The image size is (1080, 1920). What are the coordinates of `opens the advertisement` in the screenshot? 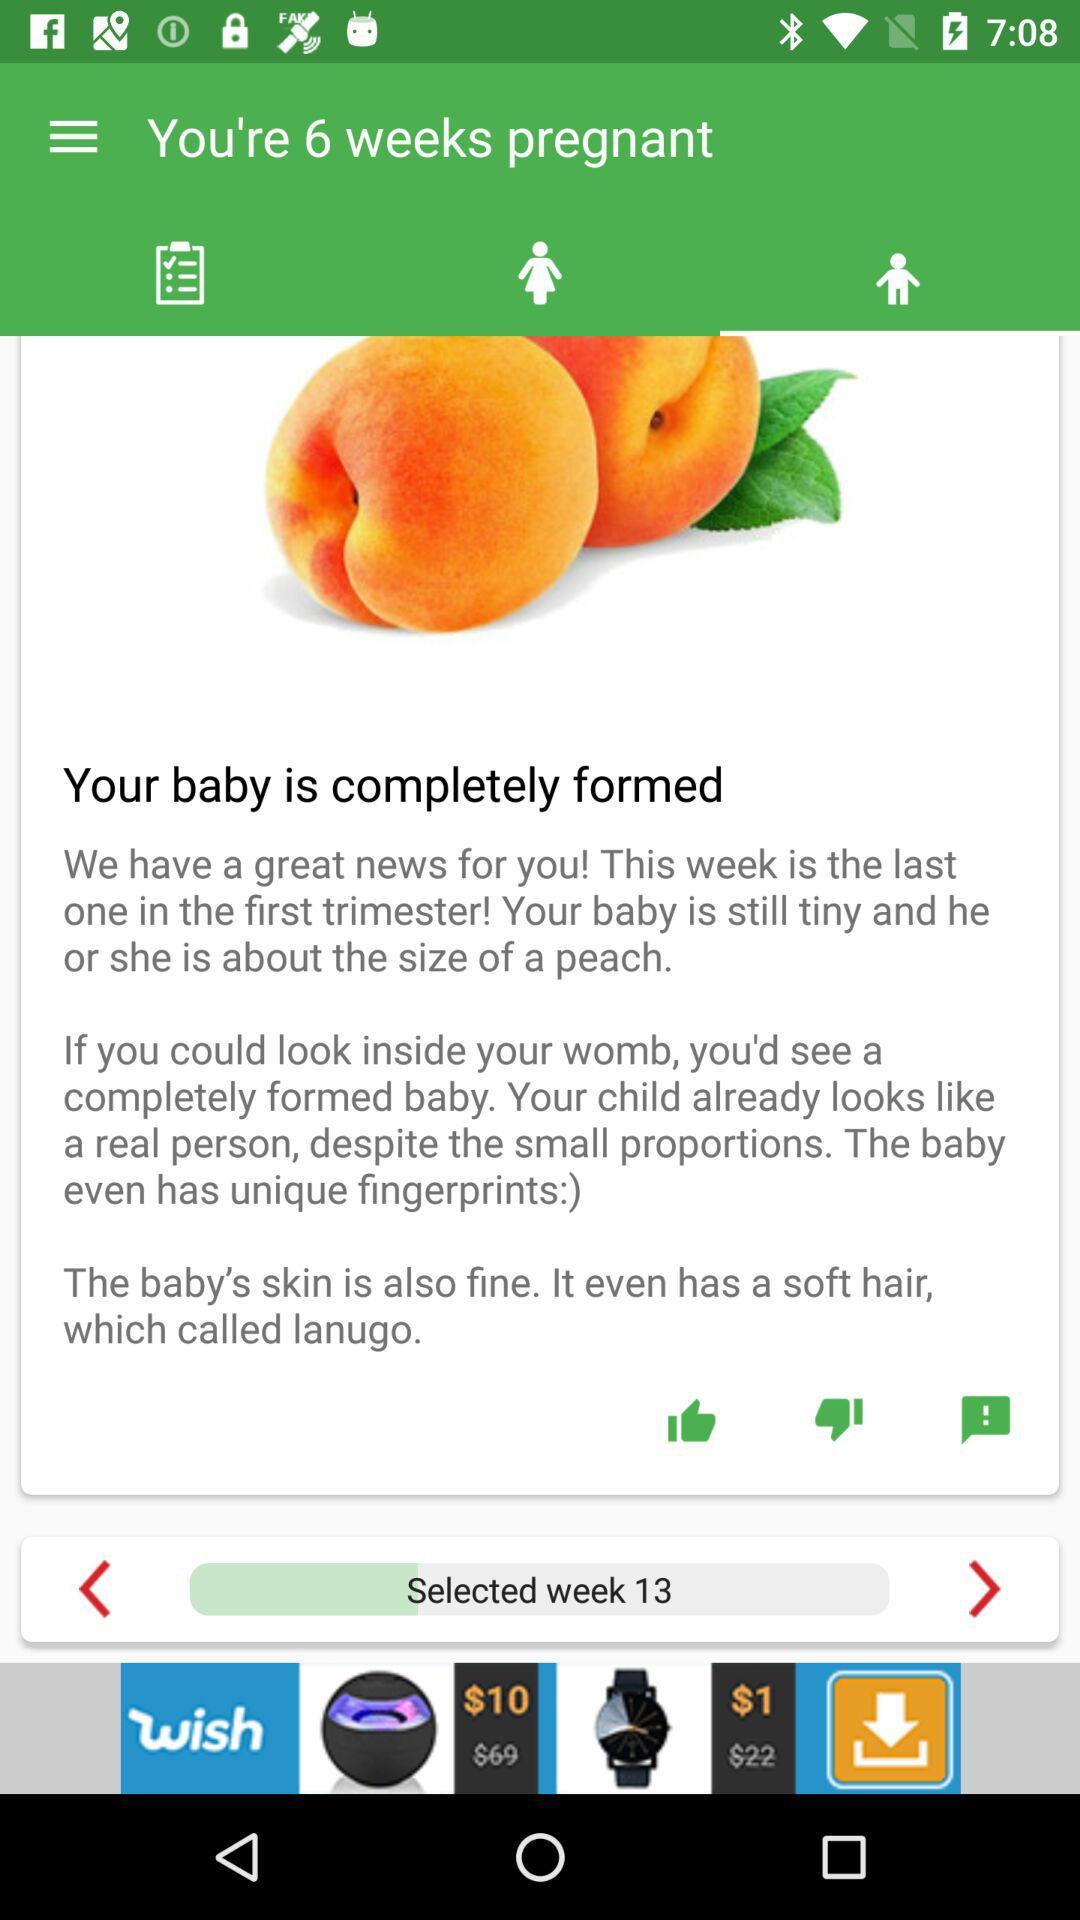 It's located at (540, 1727).